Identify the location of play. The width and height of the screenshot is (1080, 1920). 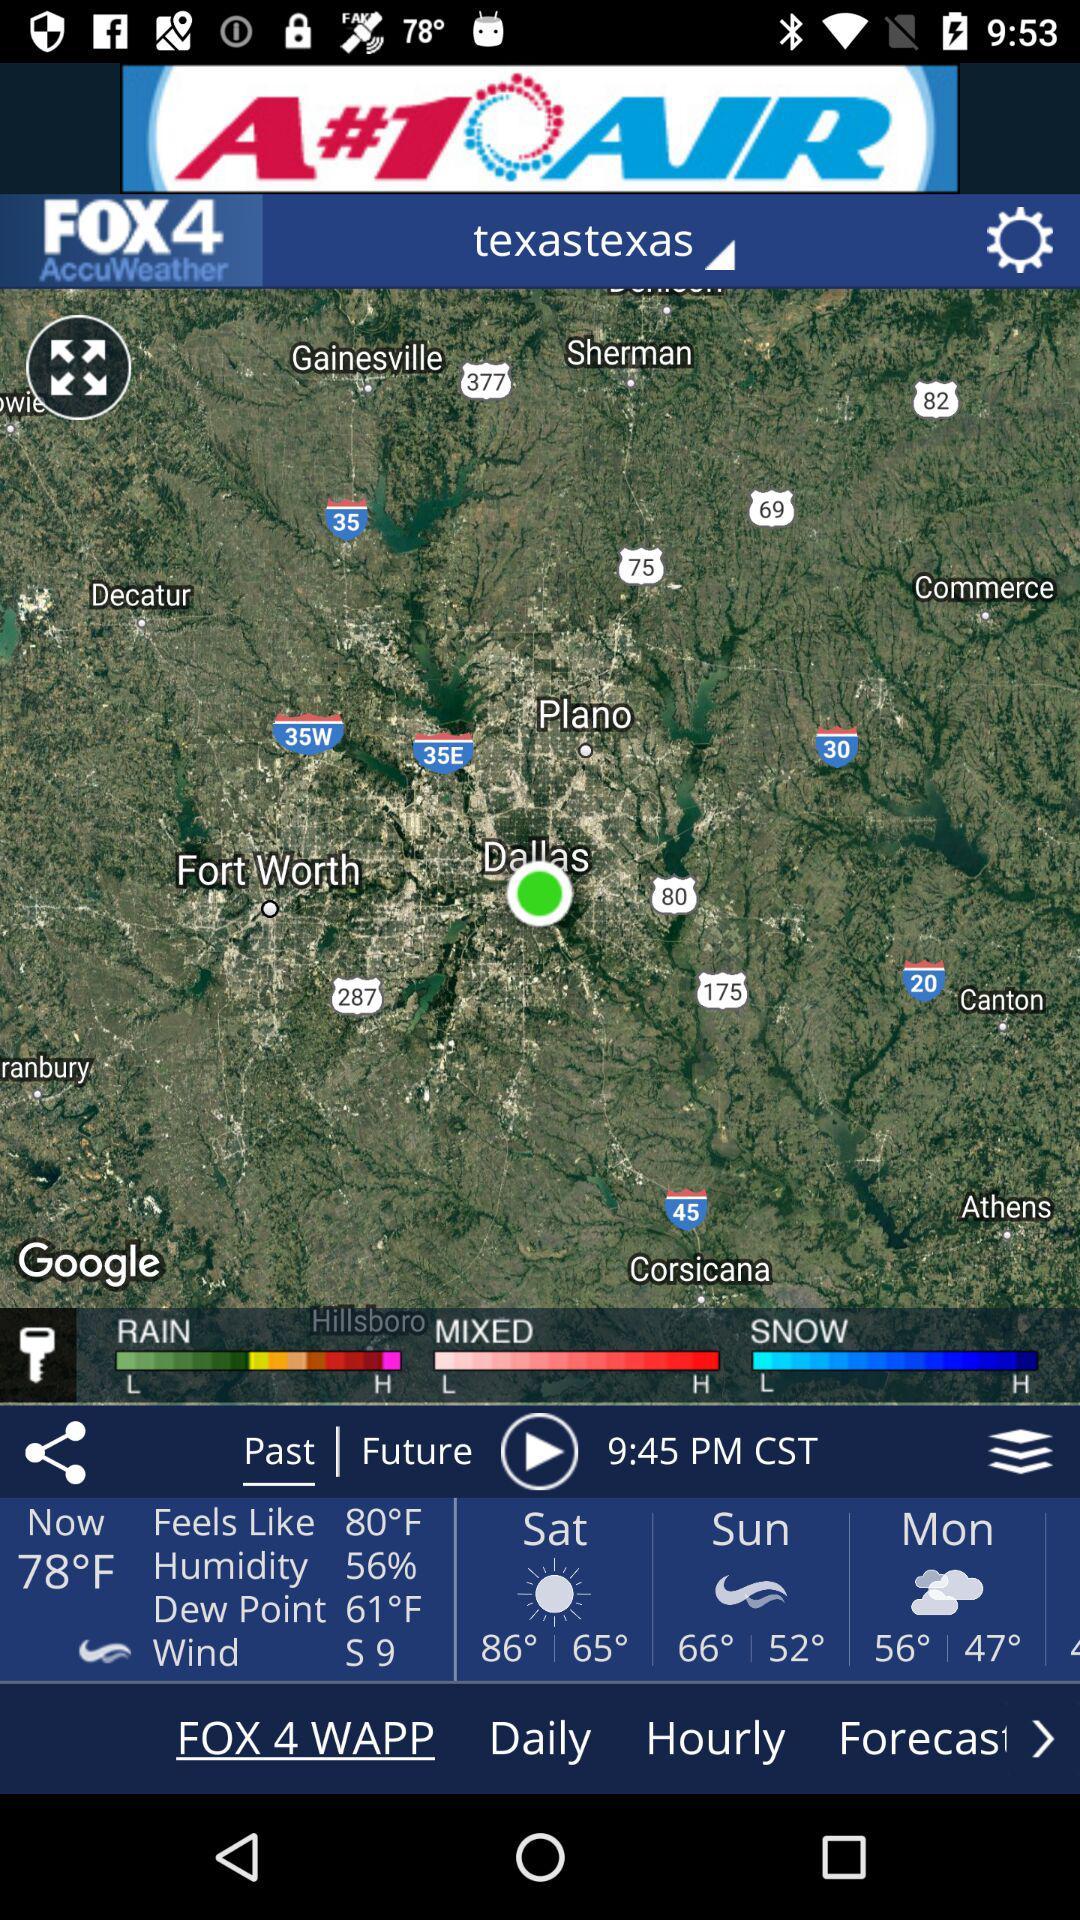
(538, 1451).